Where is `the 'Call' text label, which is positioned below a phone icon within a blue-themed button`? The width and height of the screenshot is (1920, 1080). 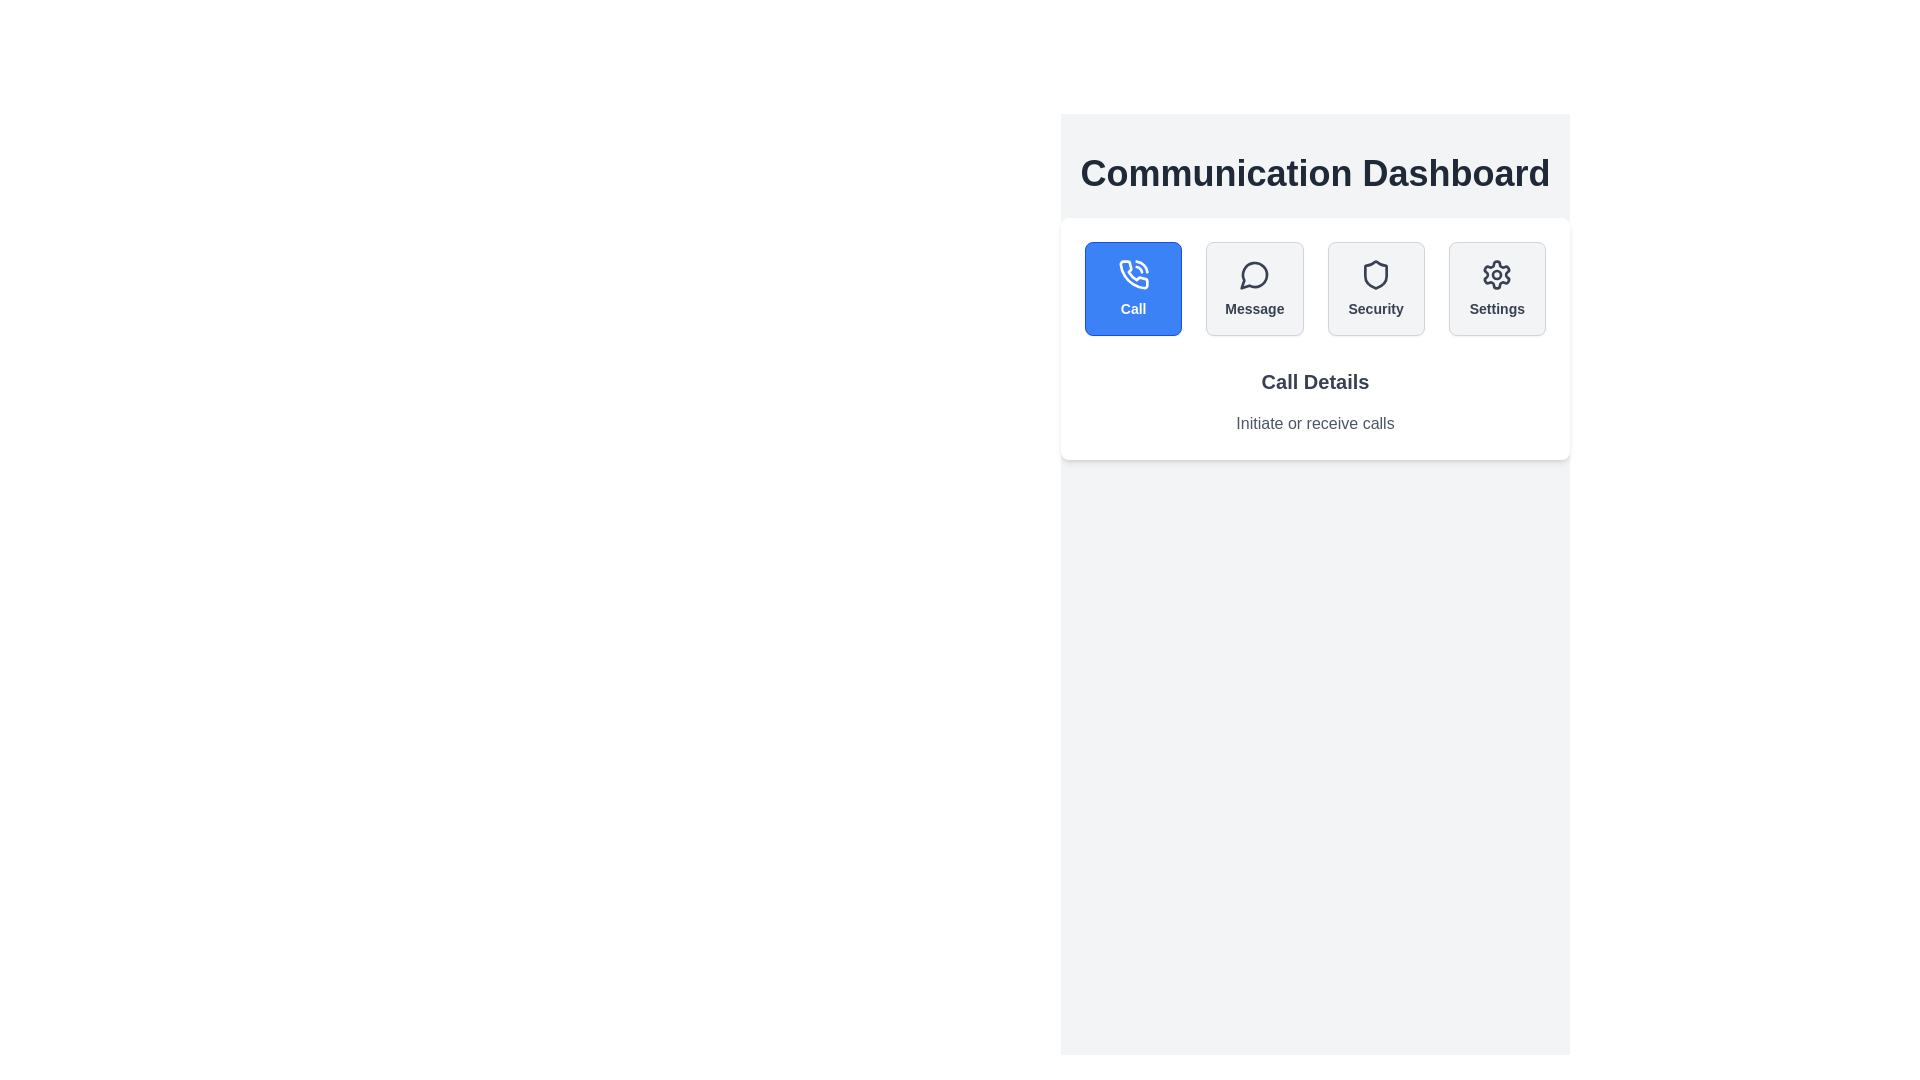 the 'Call' text label, which is positioned below a phone icon within a blue-themed button is located at coordinates (1133, 308).